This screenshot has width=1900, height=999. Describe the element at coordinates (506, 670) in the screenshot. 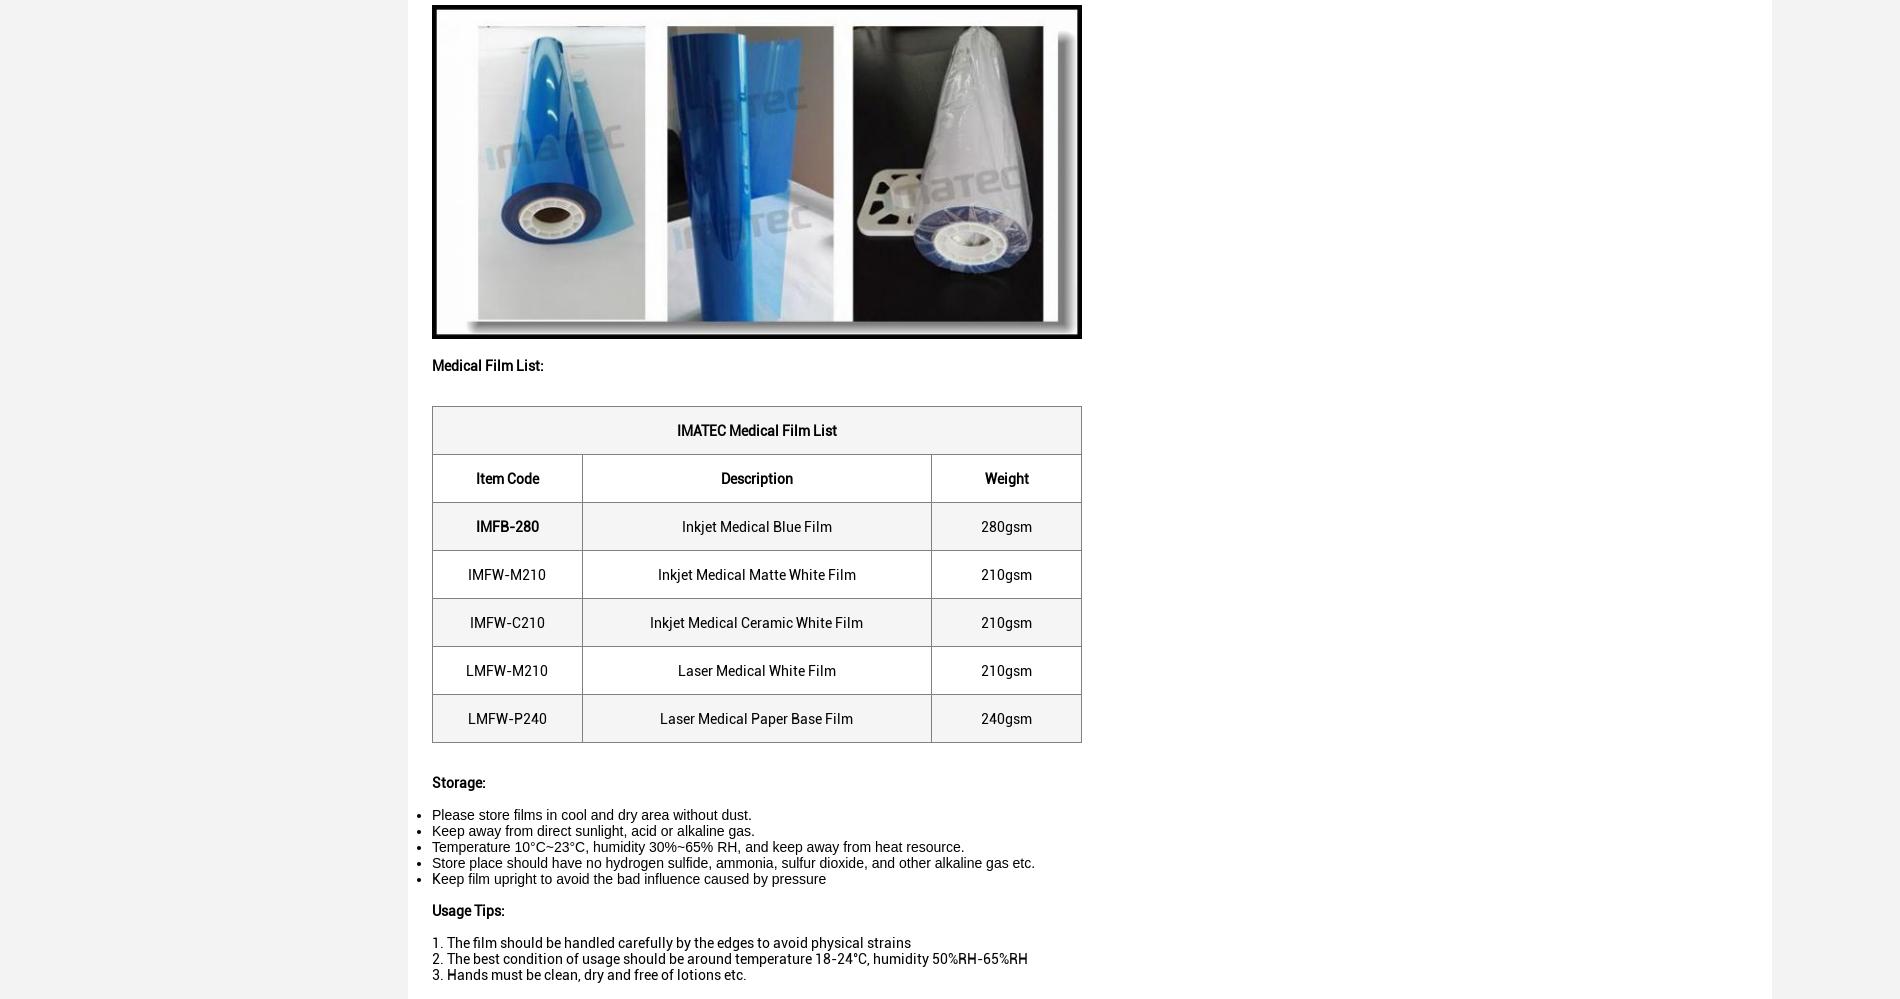

I see `'LMFW-M210'` at that location.